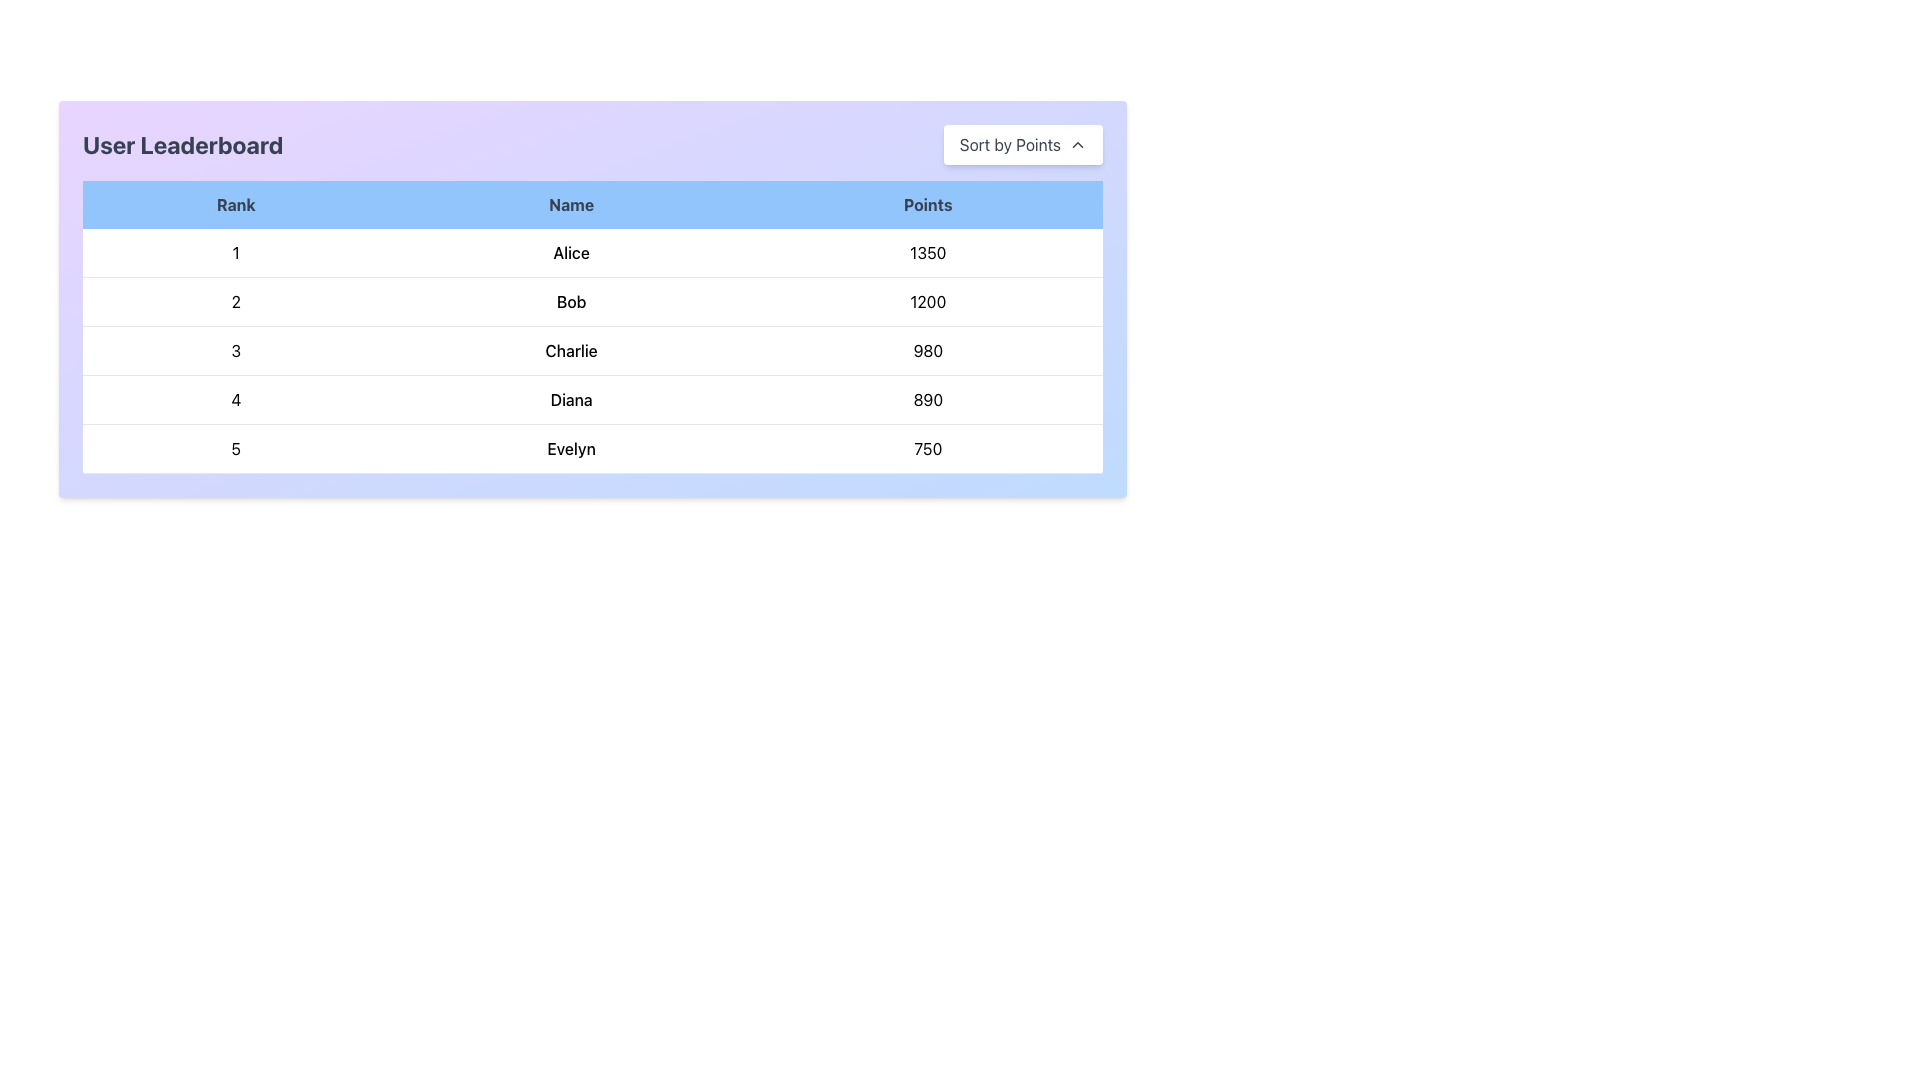 This screenshot has height=1080, width=1920. I want to click on the text element displaying 'Evelyn' in the user leaderboard table, located in the fifth row and second column, so click(570, 447).